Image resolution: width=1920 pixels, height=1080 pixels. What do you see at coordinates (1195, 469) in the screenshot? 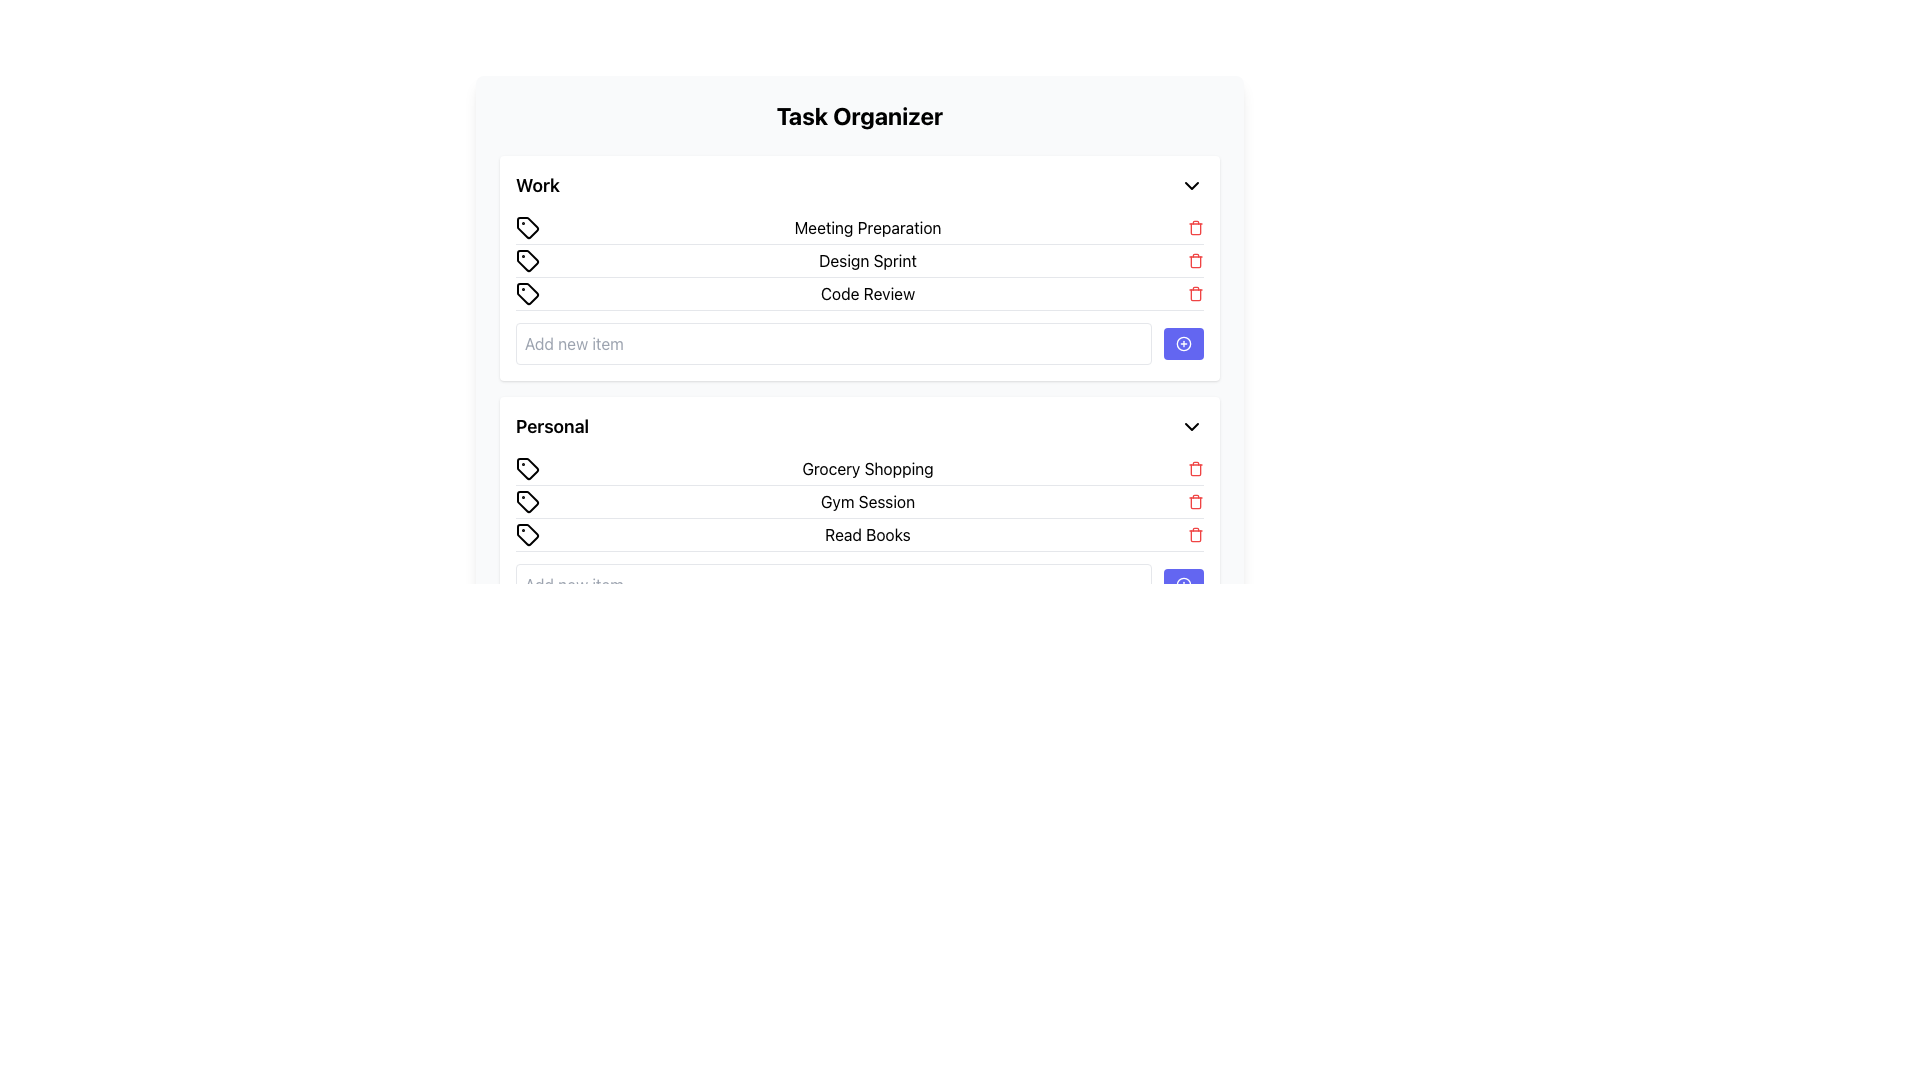
I see `the small red trash icon aligned to the right of the 'Grocery Shopping' task entry in the 'Personal' section` at bounding box center [1195, 469].